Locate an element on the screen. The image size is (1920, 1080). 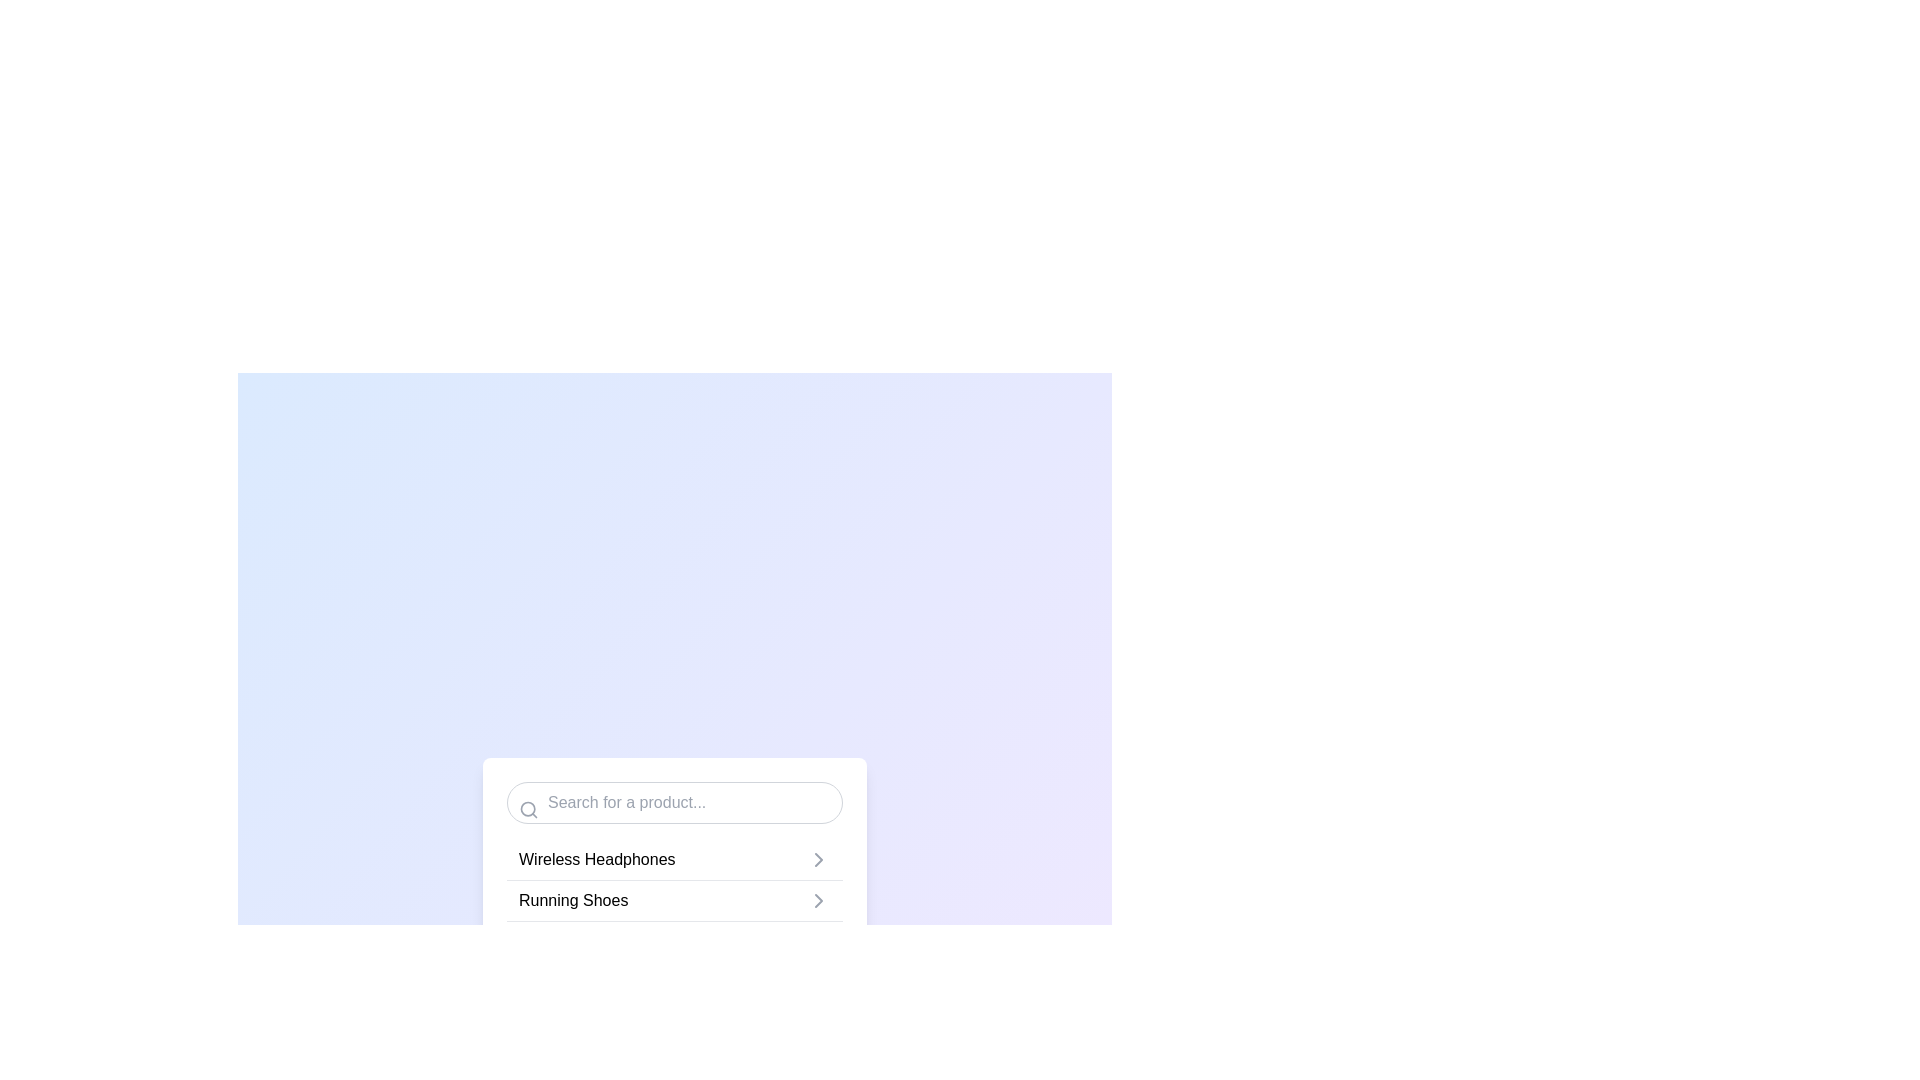
the navigation icon for 'Wireless Headphones' is located at coordinates (819, 859).